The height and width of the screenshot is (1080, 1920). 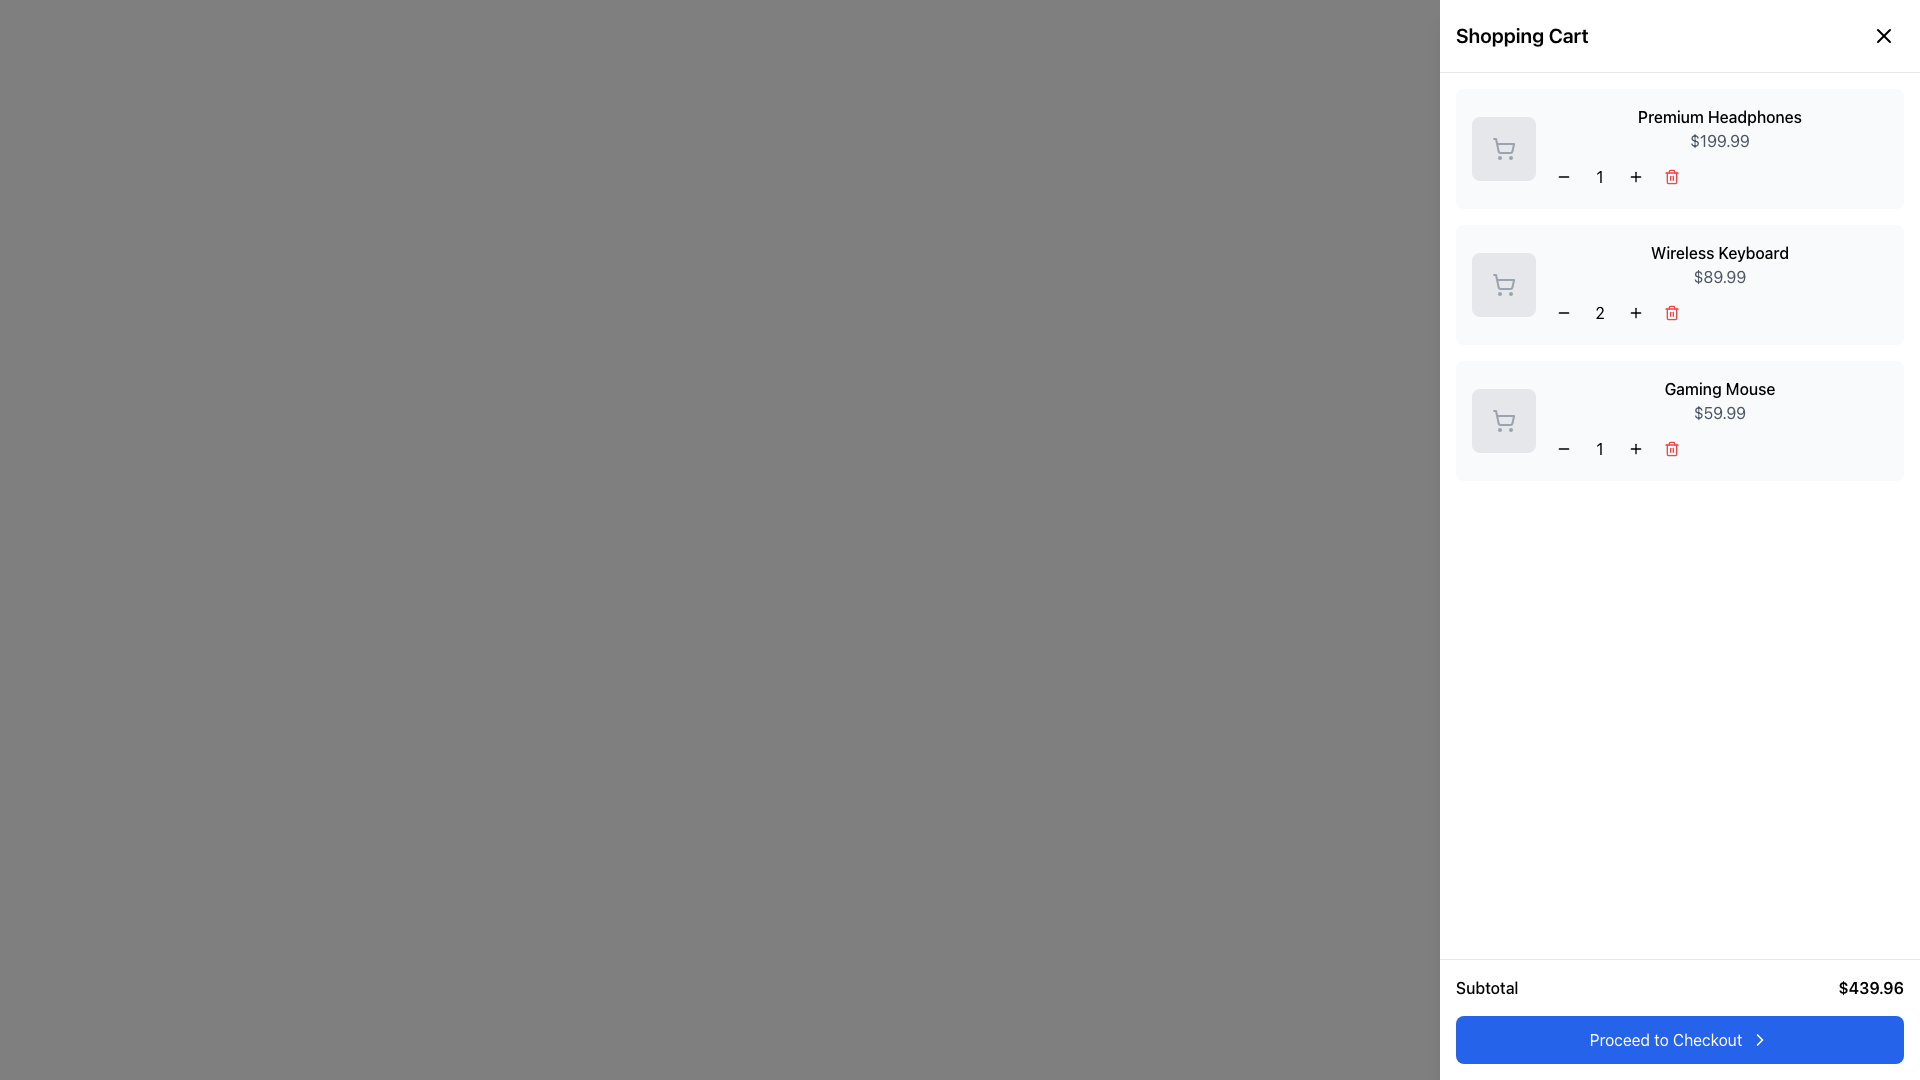 What do you see at coordinates (1671, 176) in the screenshot?
I see `the red trash icon button, which is styled with a minimalistic design and located adjacent to the quantity selection in a shopping cart interface` at bounding box center [1671, 176].